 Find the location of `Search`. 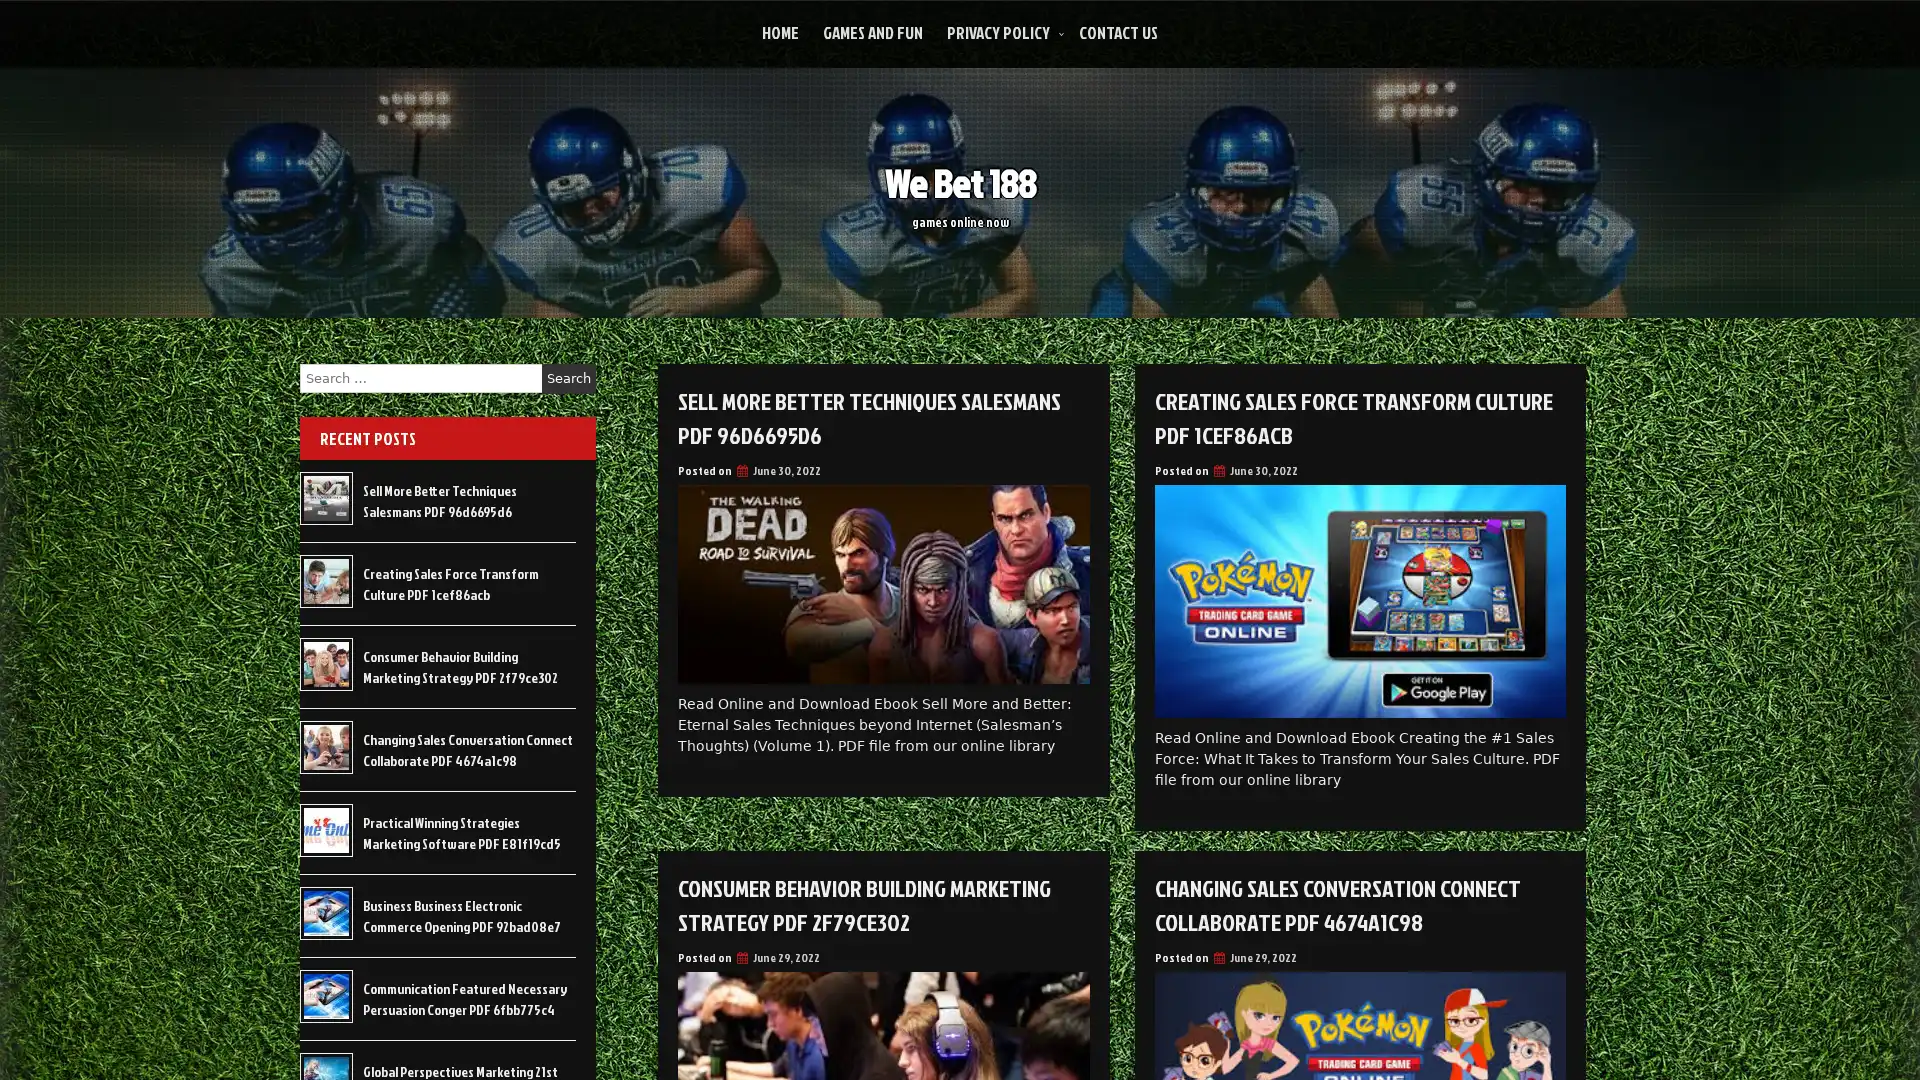

Search is located at coordinates (568, 378).